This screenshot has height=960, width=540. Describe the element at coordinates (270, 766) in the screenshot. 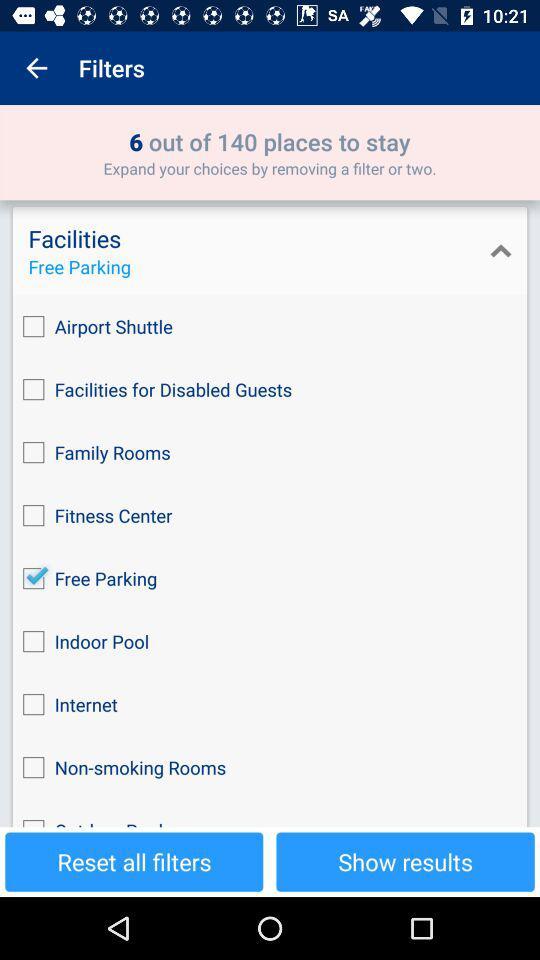

I see `the item below internet checkbox` at that location.